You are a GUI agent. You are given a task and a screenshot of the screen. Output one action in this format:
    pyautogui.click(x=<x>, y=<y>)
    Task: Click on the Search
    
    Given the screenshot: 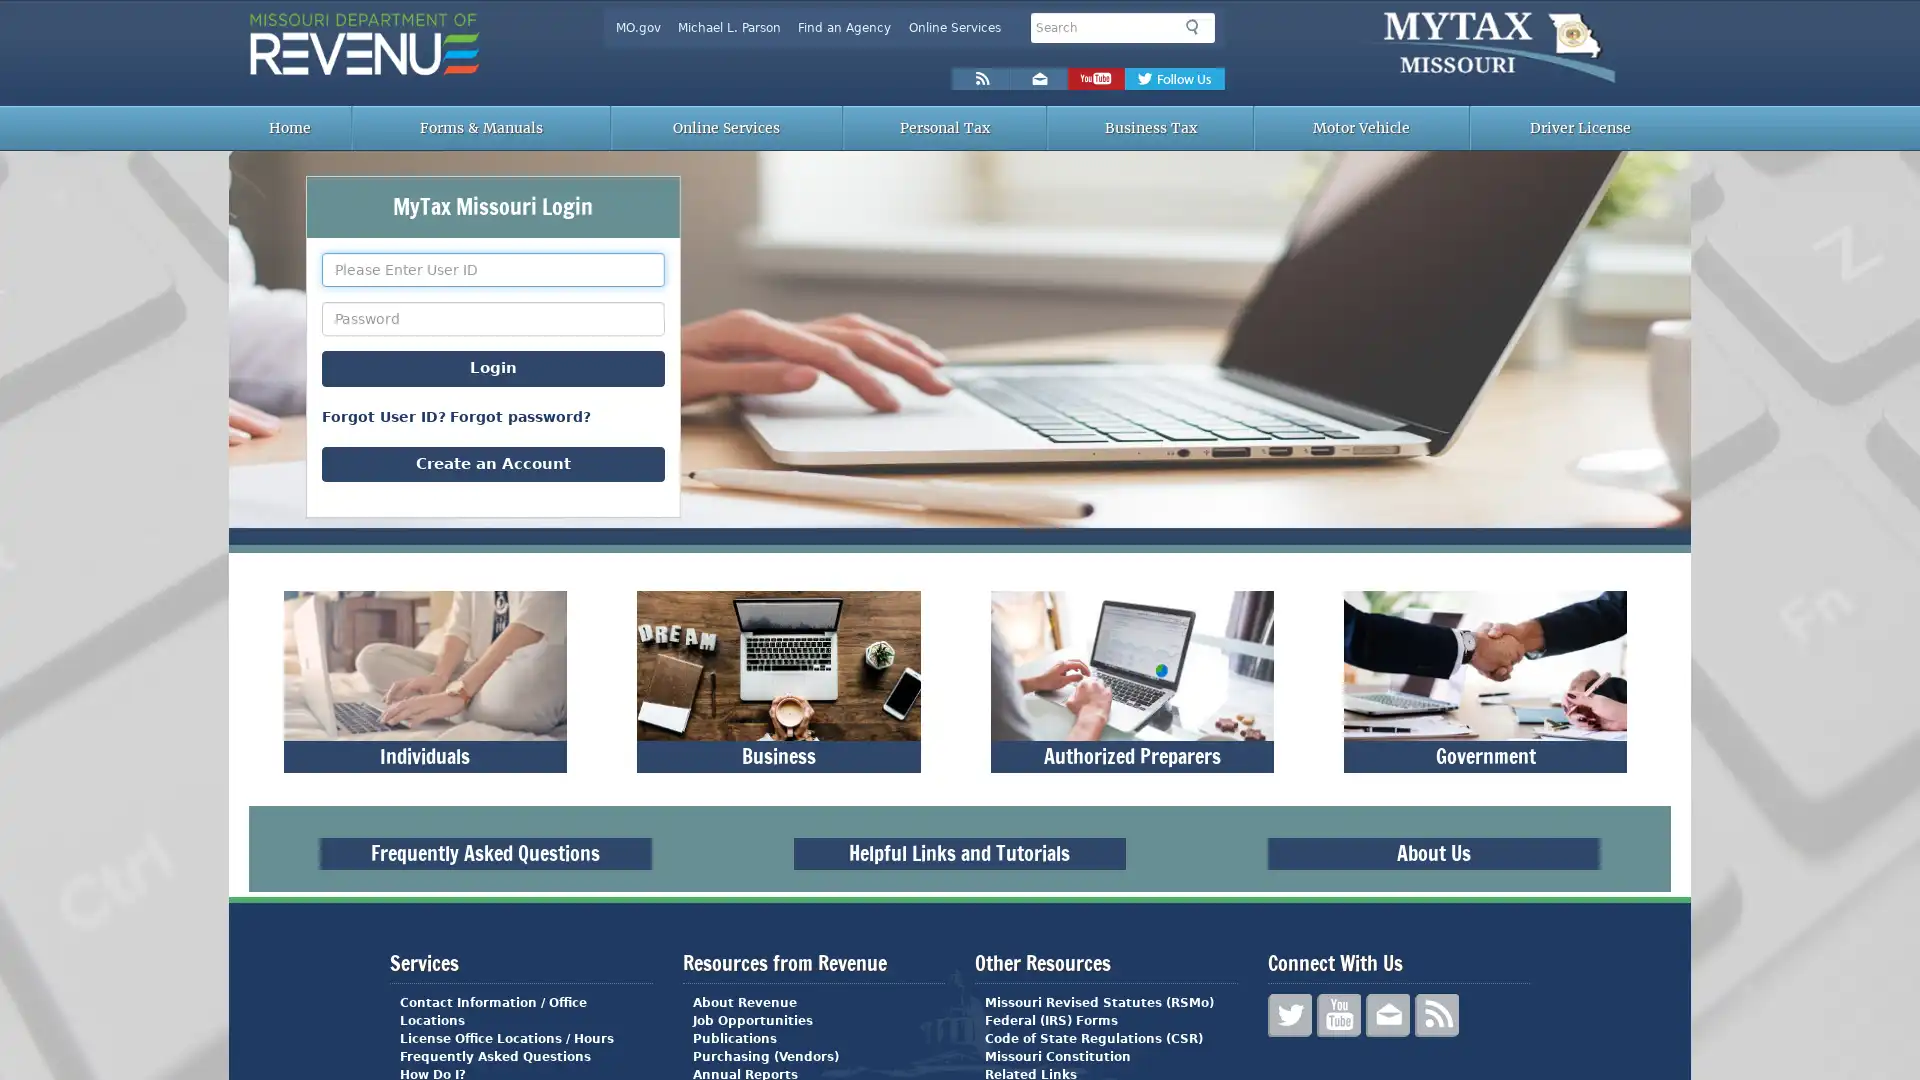 What is the action you would take?
    pyautogui.click(x=1196, y=27)
    